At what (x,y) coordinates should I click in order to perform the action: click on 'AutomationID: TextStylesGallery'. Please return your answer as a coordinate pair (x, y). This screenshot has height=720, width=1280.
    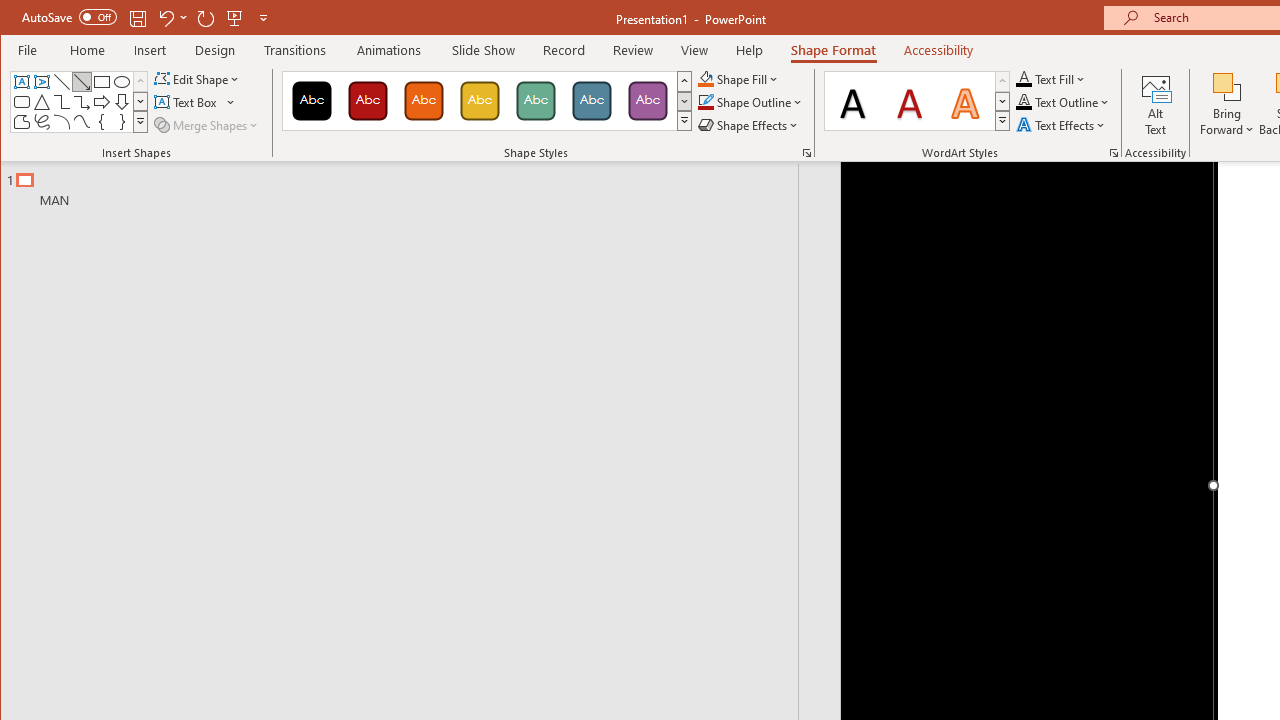
    Looking at the image, I should click on (916, 101).